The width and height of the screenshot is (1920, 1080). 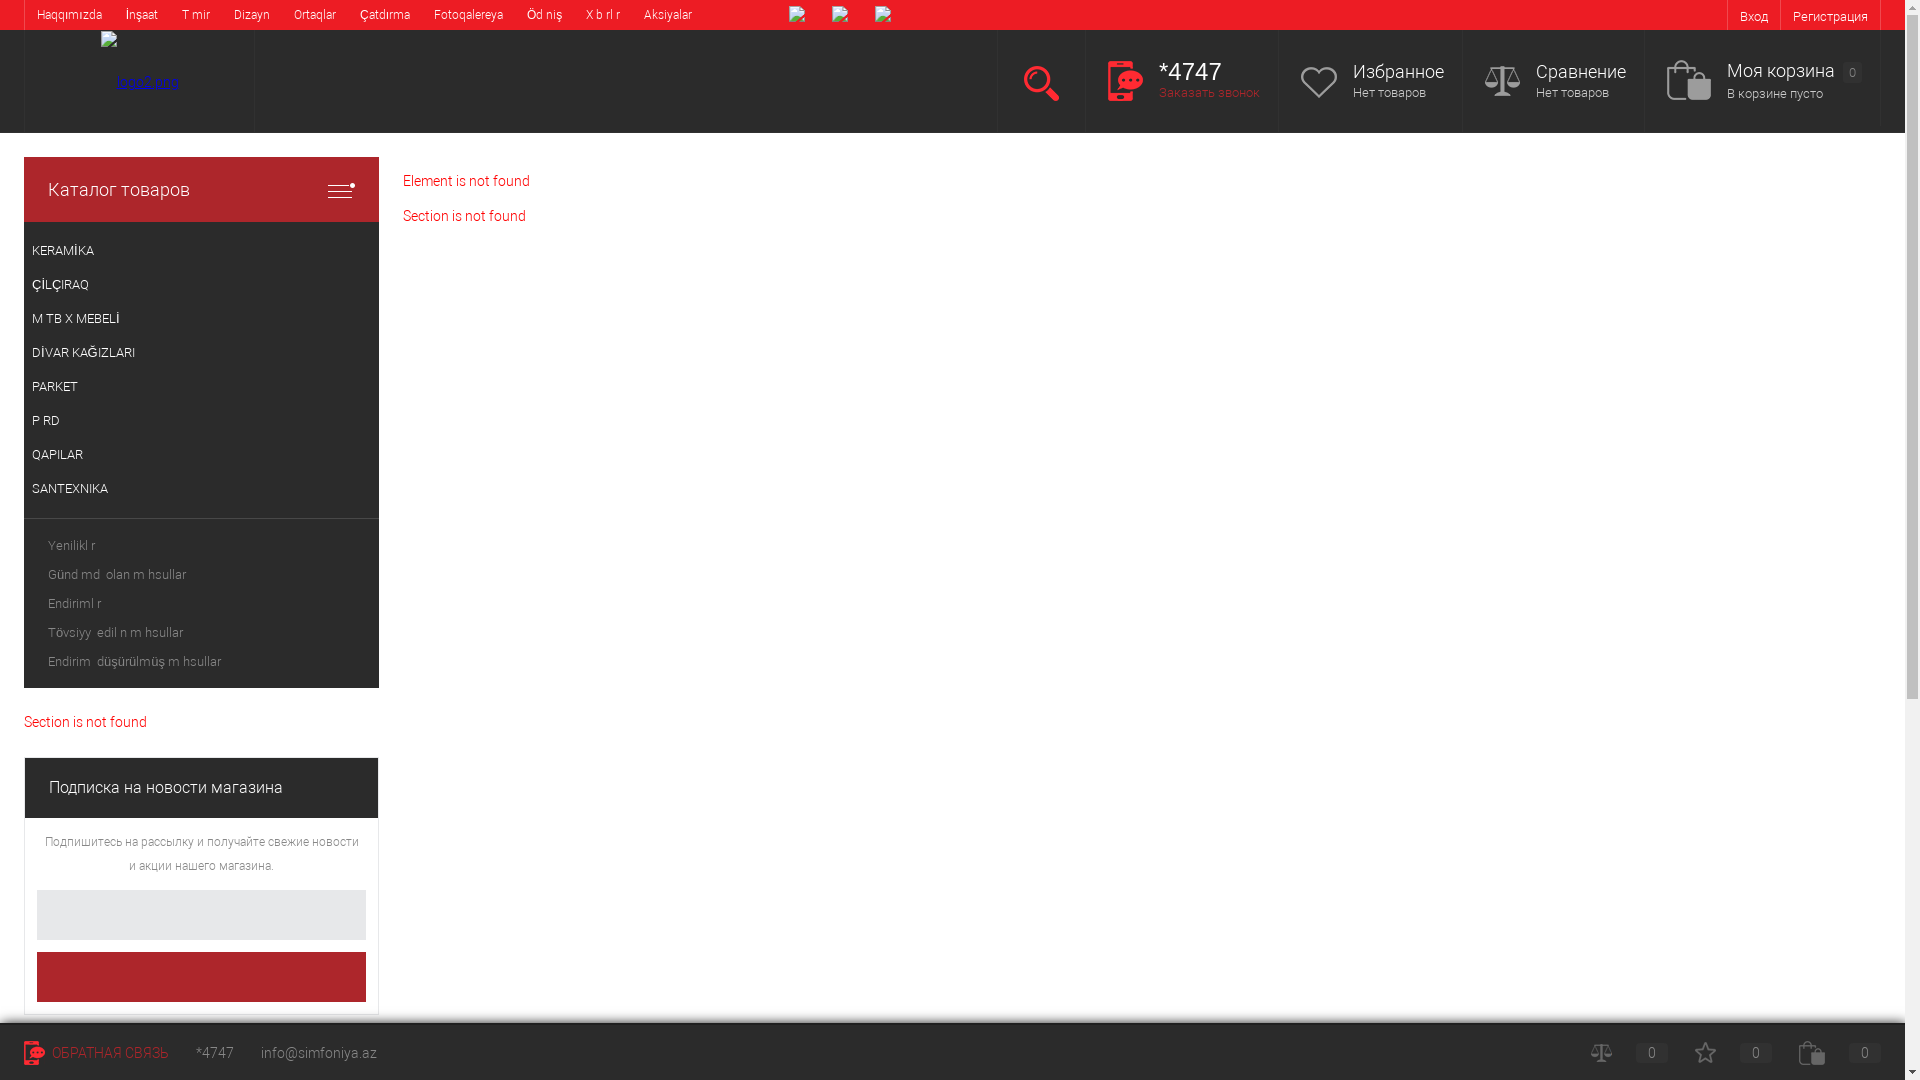 I want to click on 'QAPILAR', so click(x=201, y=455).